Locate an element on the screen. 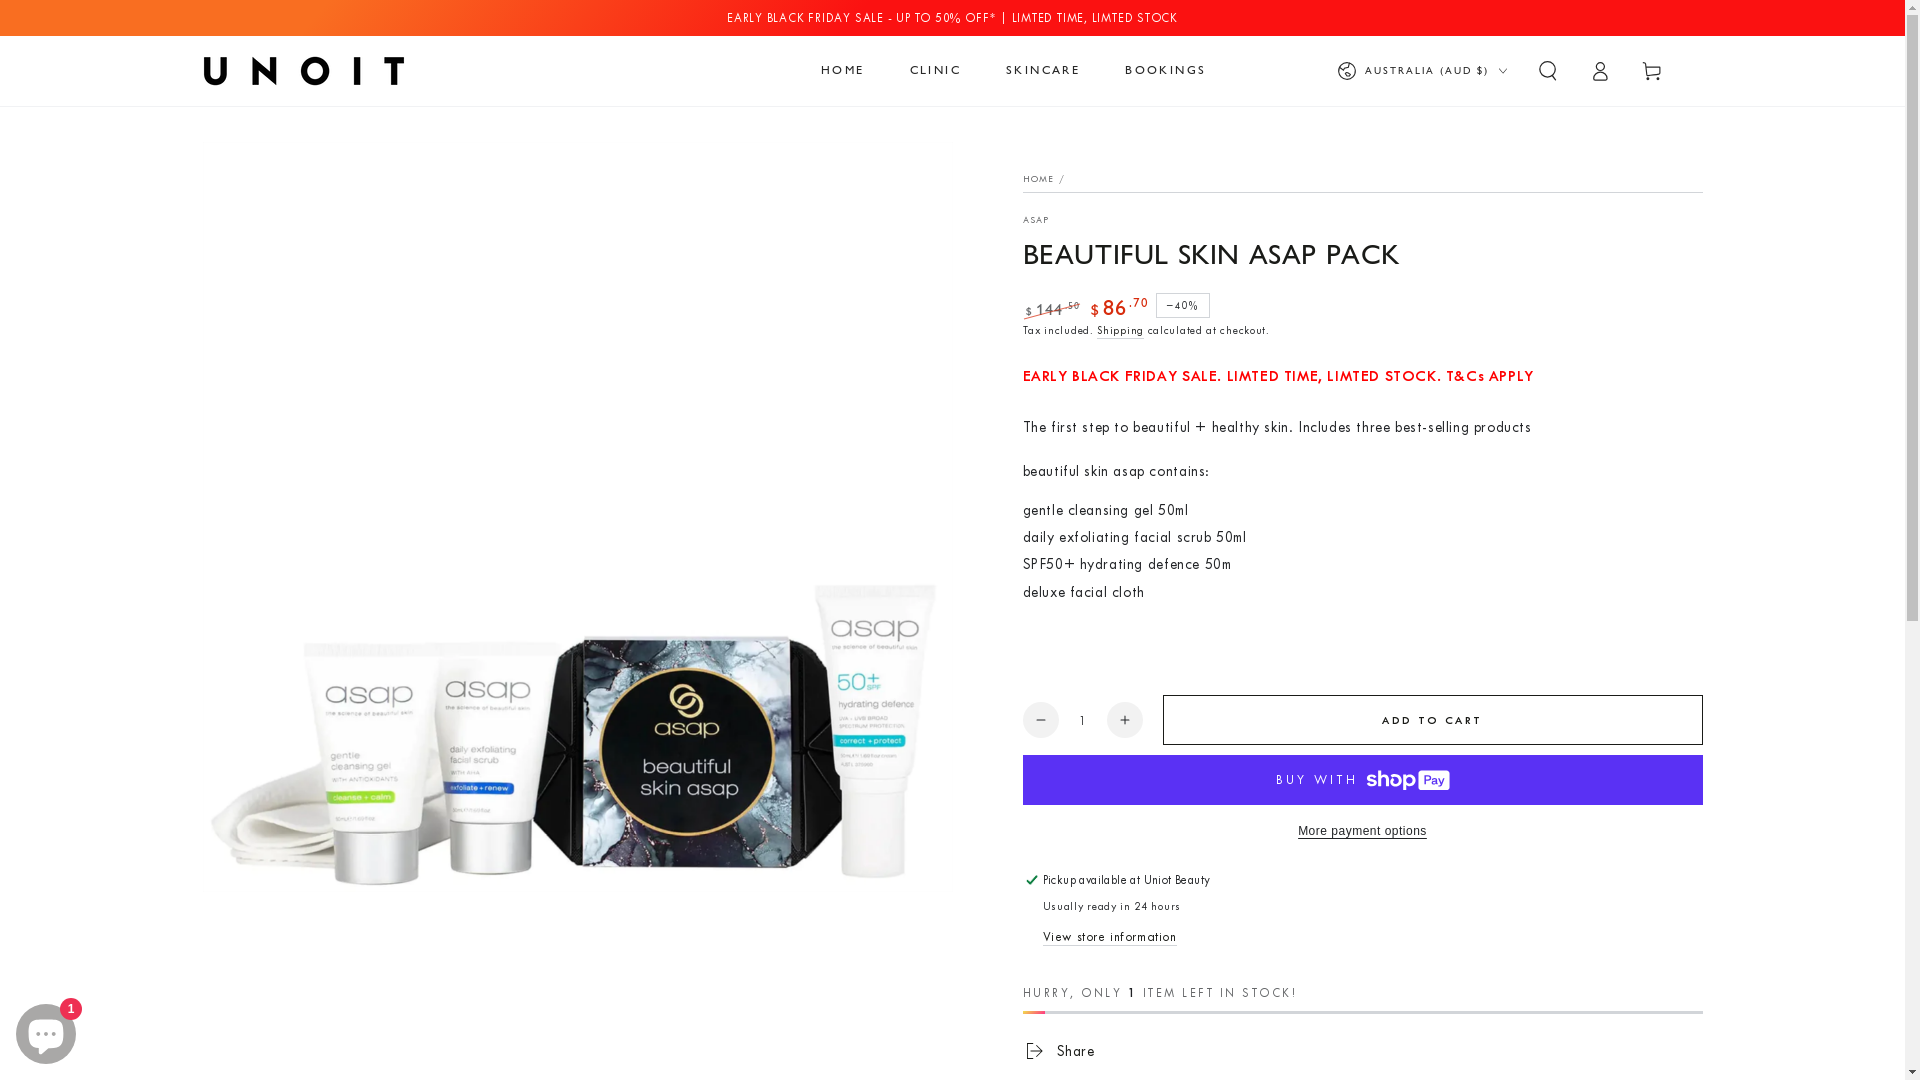  'SKINCARE' is located at coordinates (990, 69).